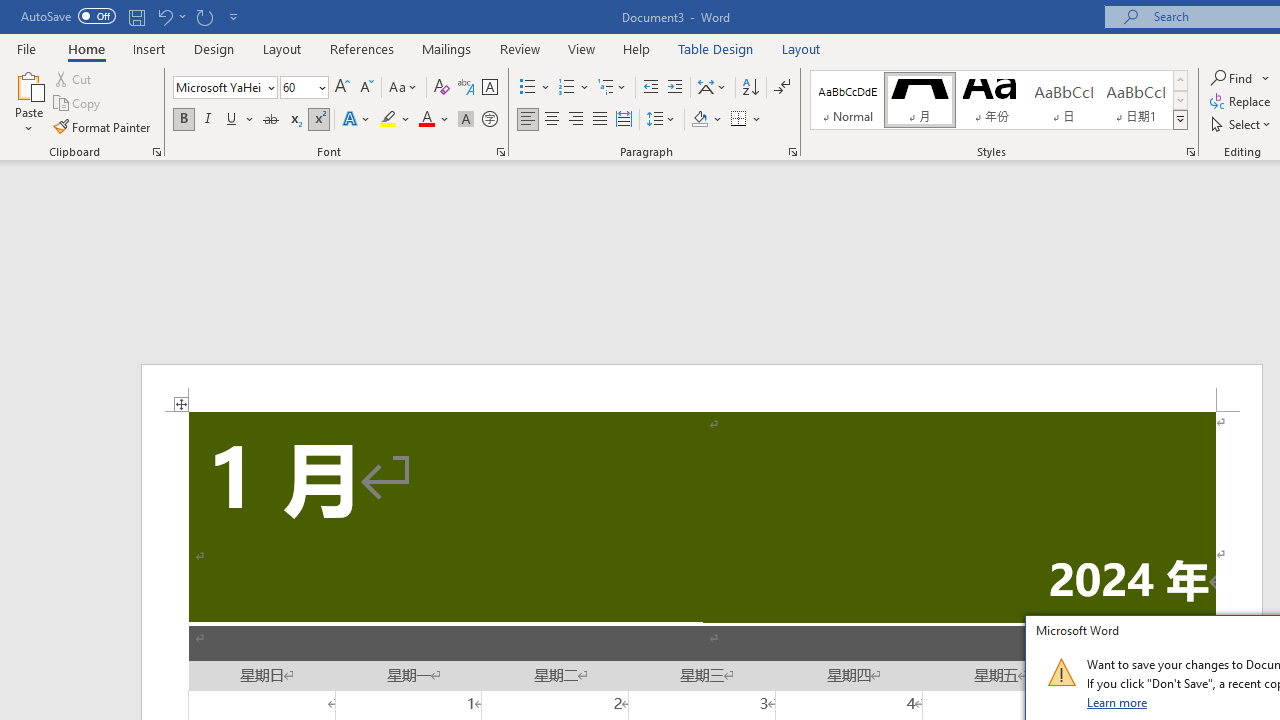  What do you see at coordinates (357, 119) in the screenshot?
I see `'Text Effects and Typography'` at bounding box center [357, 119].